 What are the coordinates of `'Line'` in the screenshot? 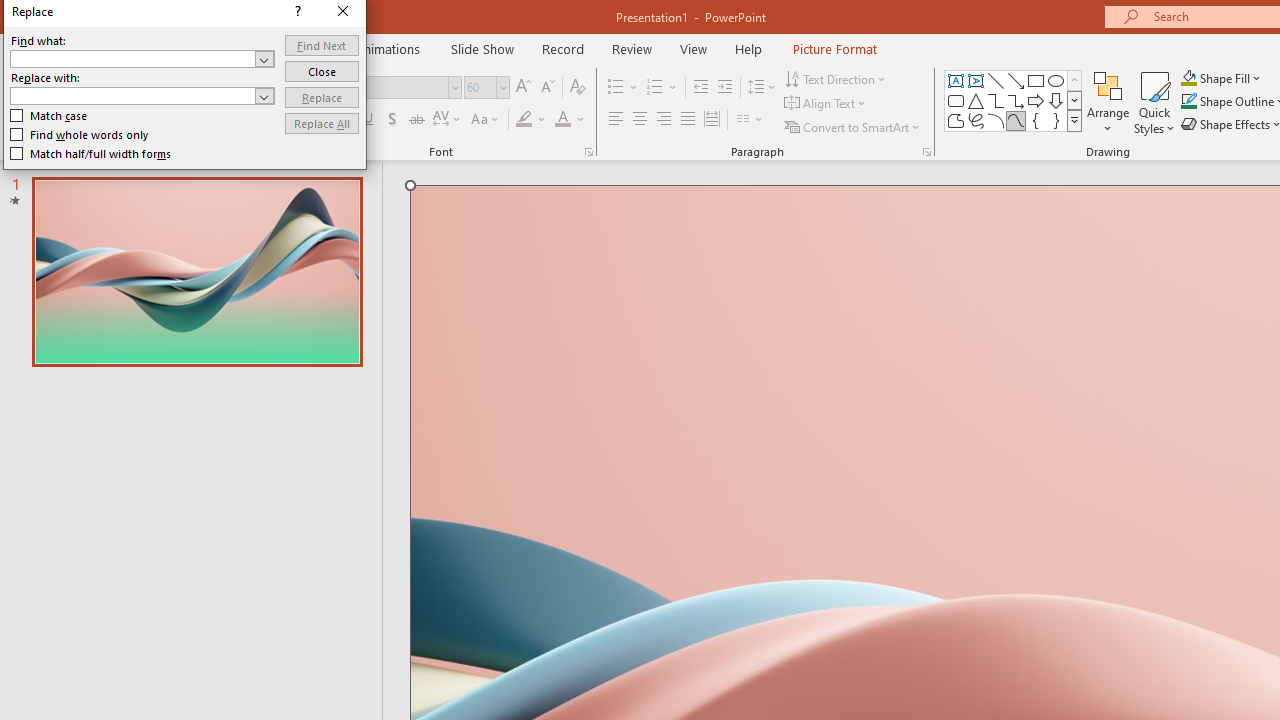 It's located at (995, 80).